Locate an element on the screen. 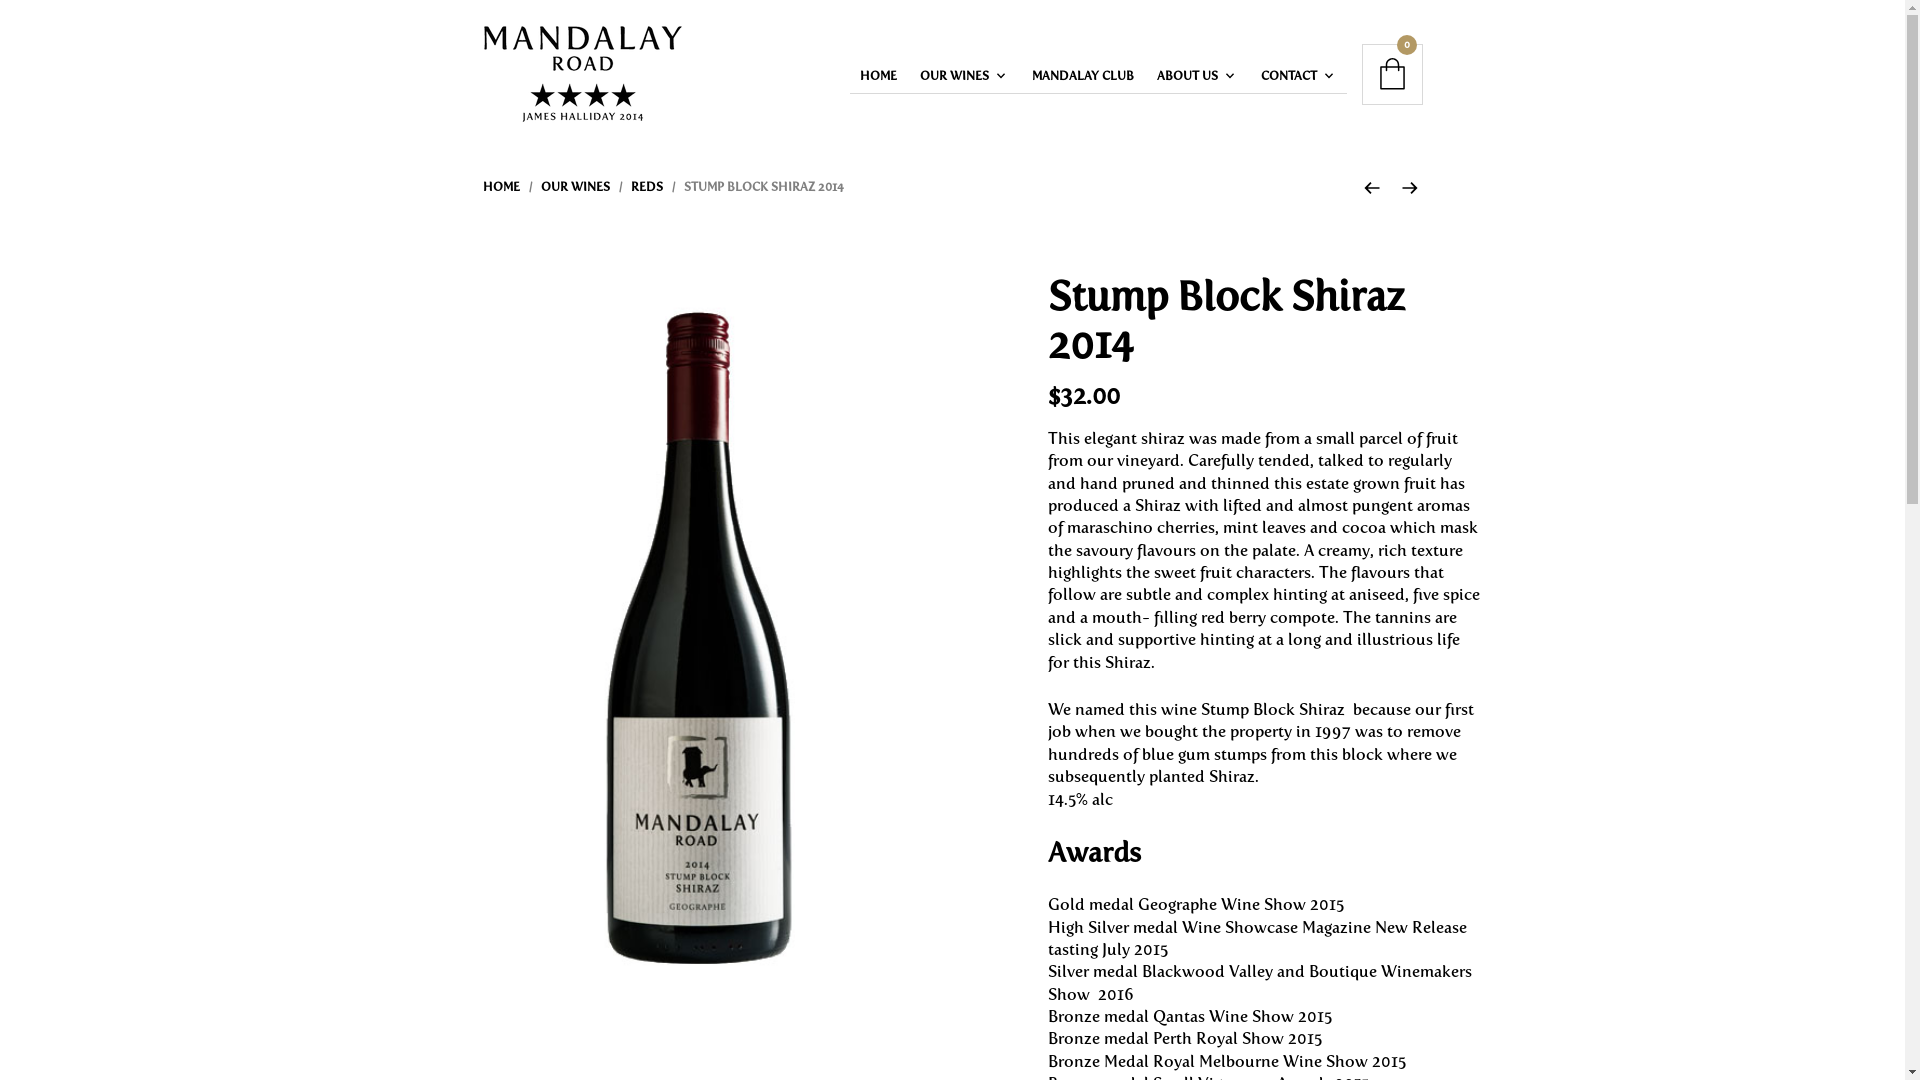 Image resolution: width=1920 pixels, height=1080 pixels. 'REDS' is located at coordinates (646, 186).